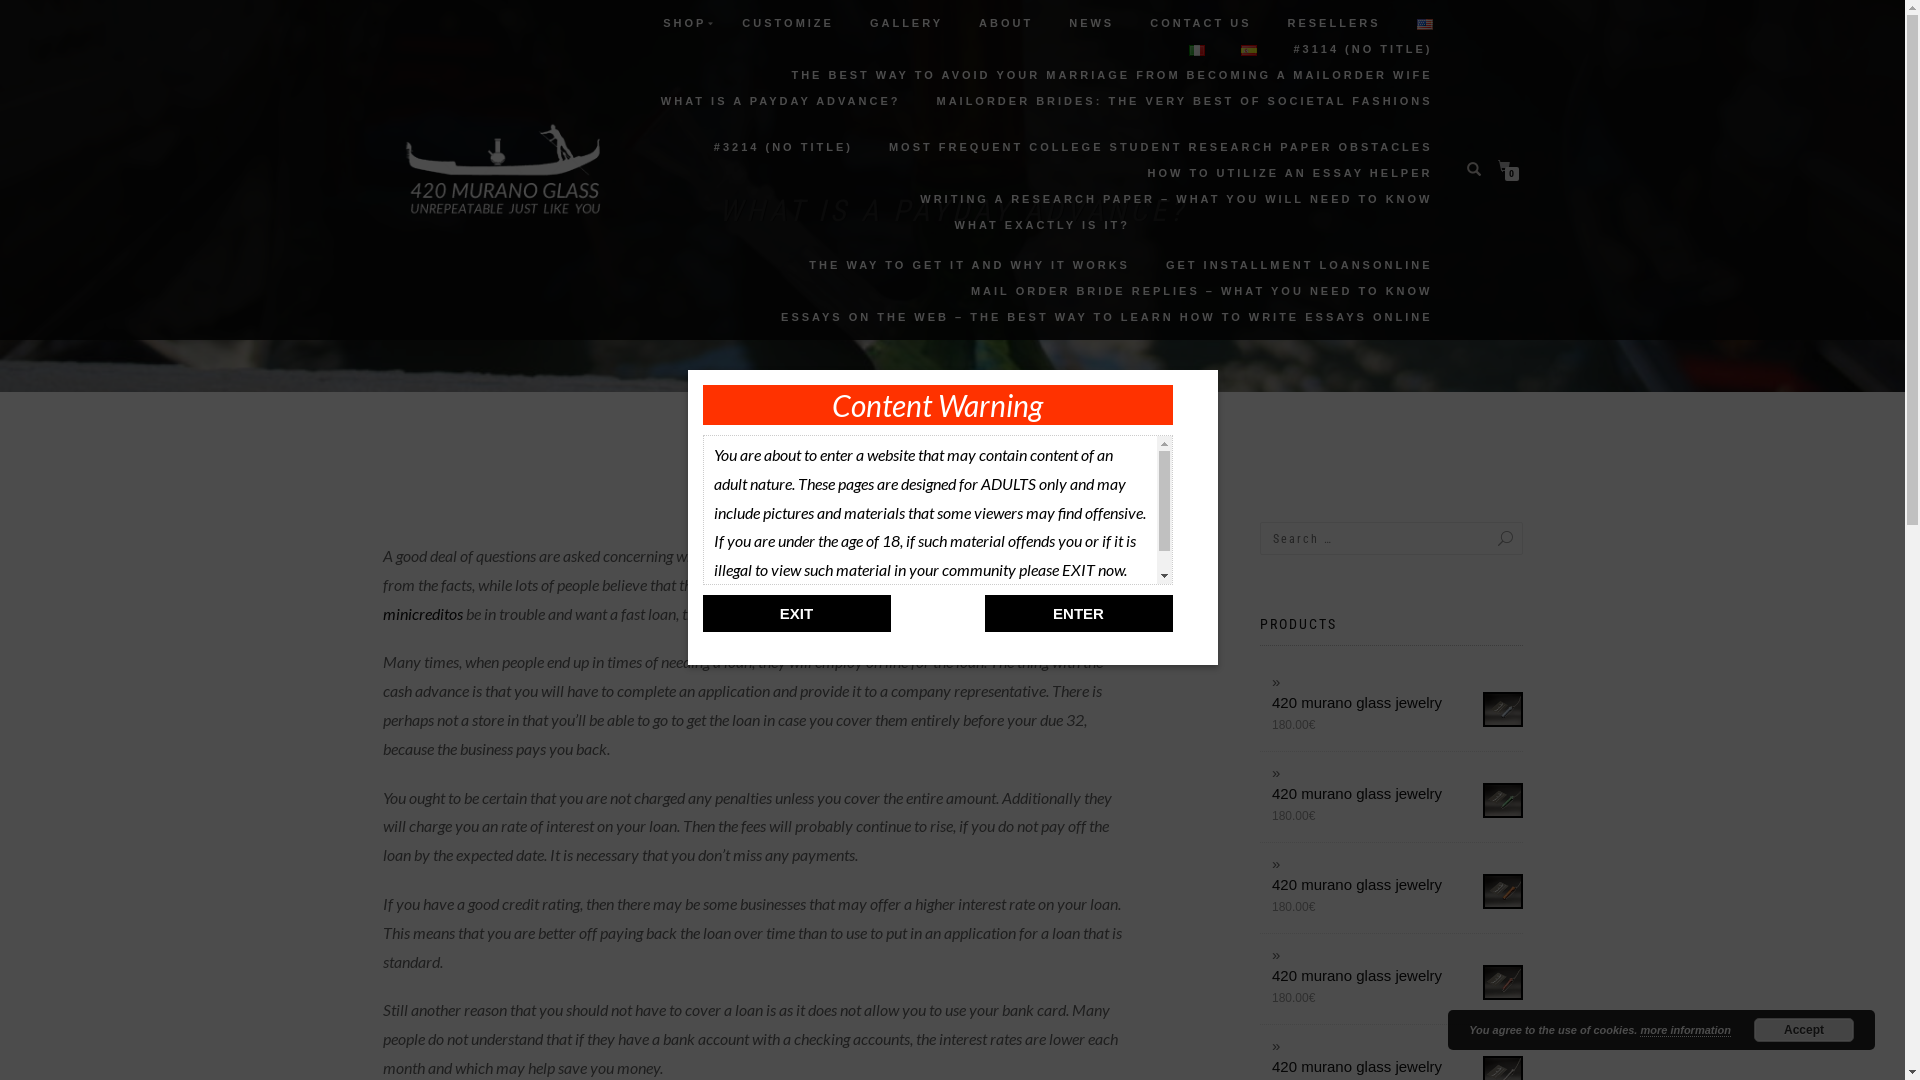 Image resolution: width=1920 pixels, height=1080 pixels. I want to click on 'SHOP', so click(684, 23).